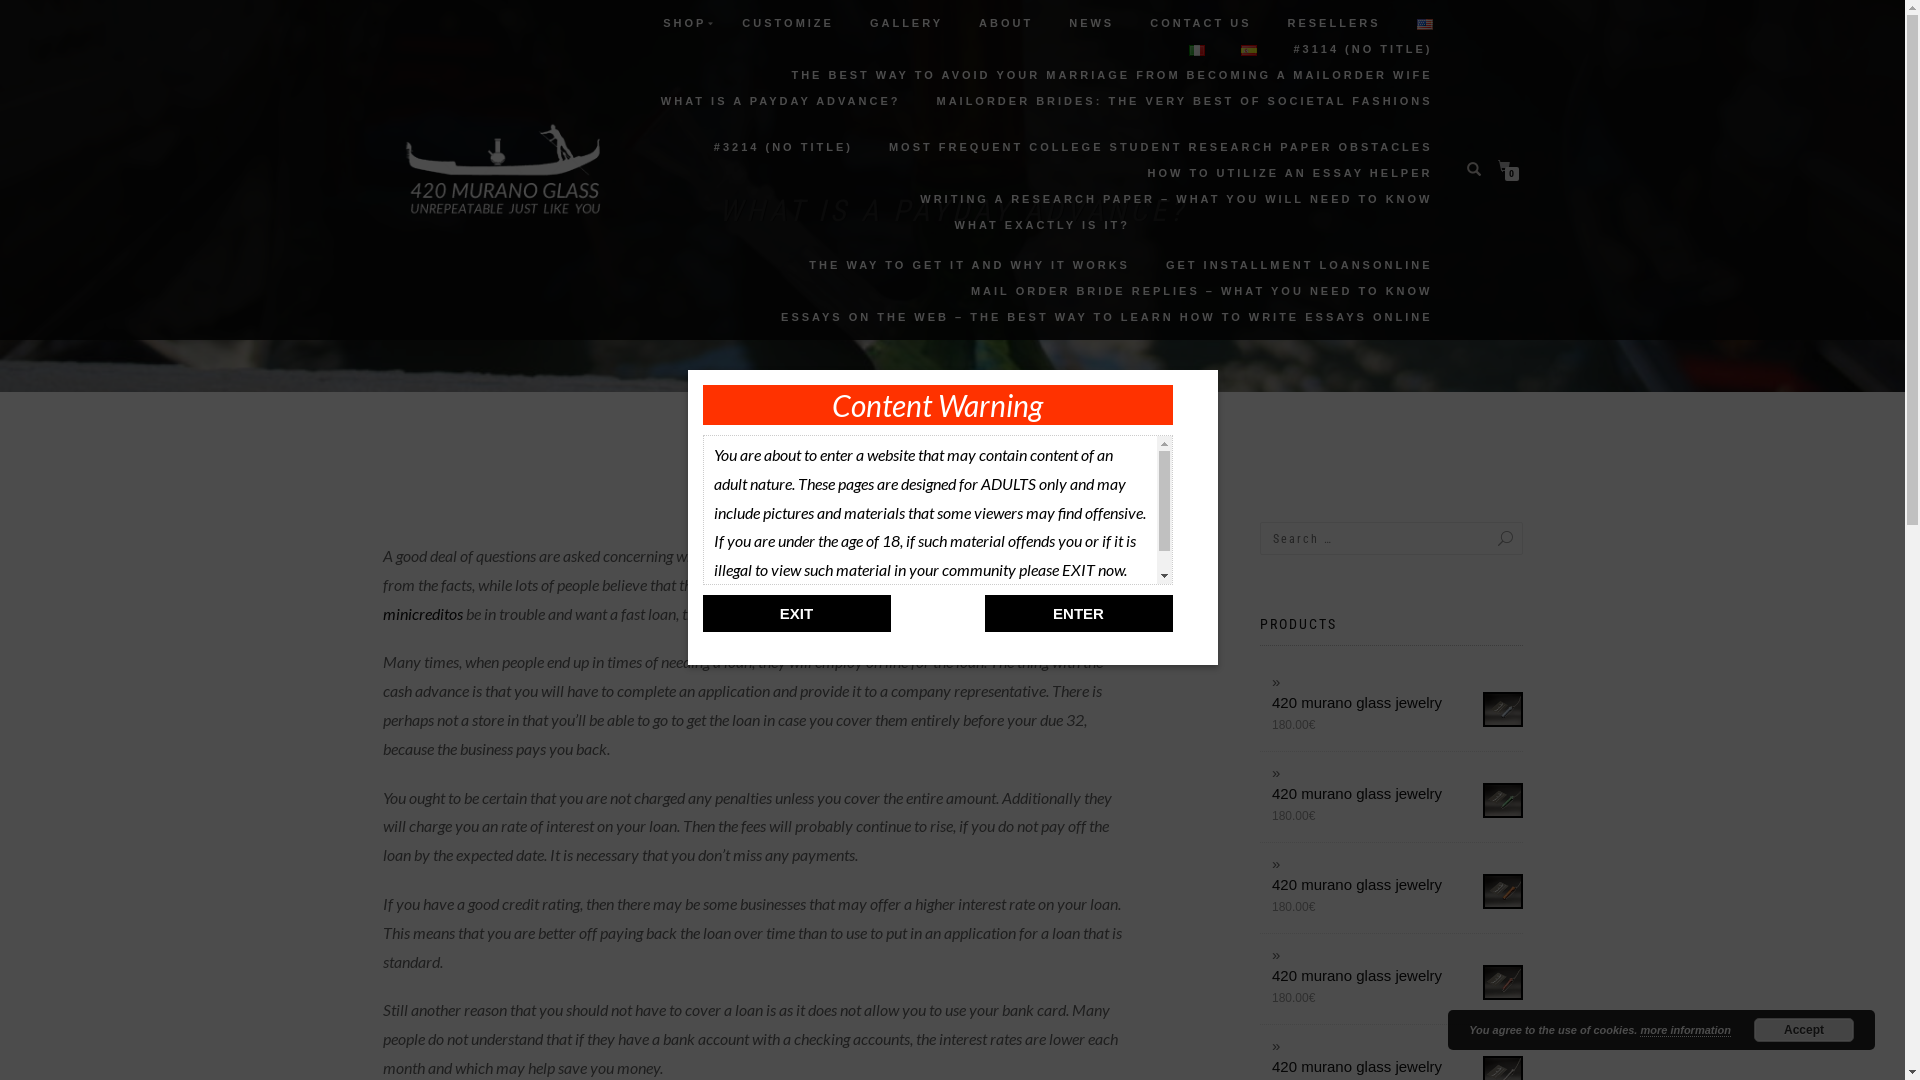 Image resolution: width=1920 pixels, height=1080 pixels. I want to click on 'SHOP', so click(684, 23).